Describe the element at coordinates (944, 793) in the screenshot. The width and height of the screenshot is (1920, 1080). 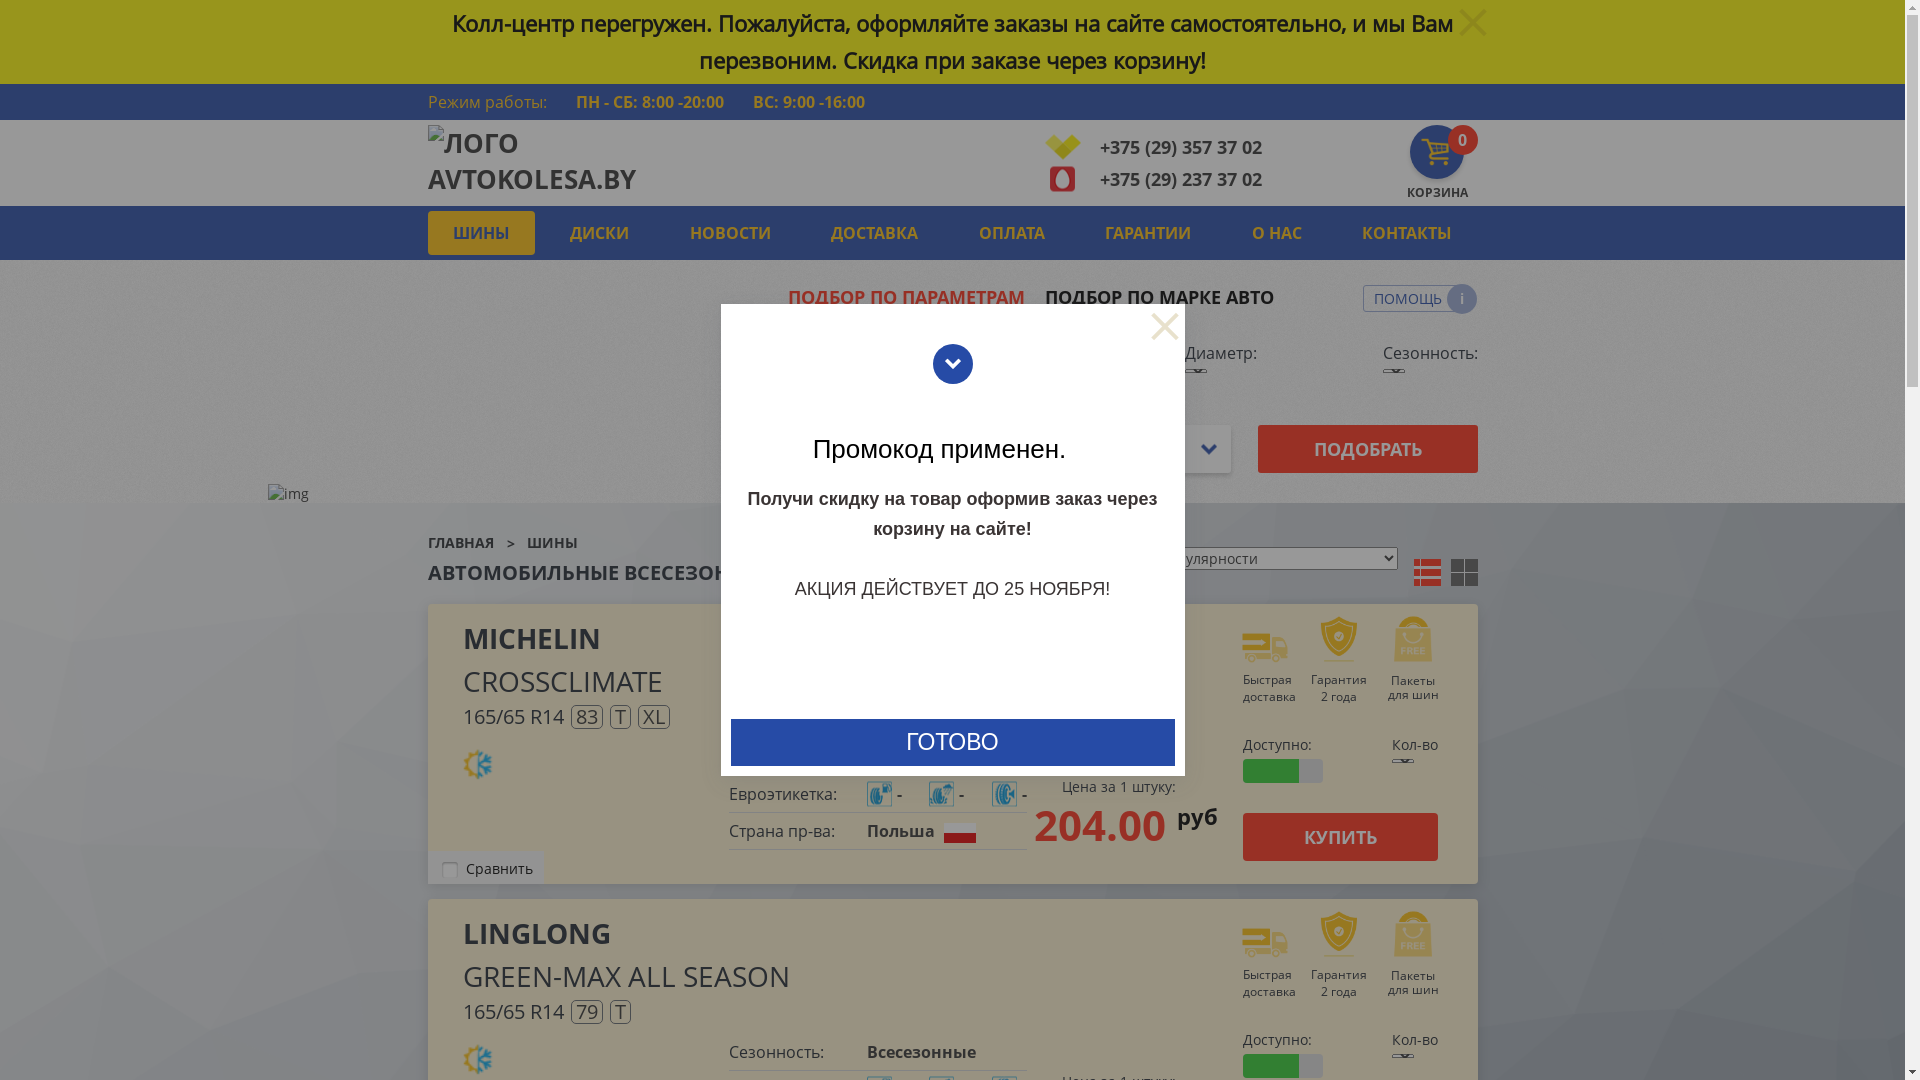
I see `'-` at that location.